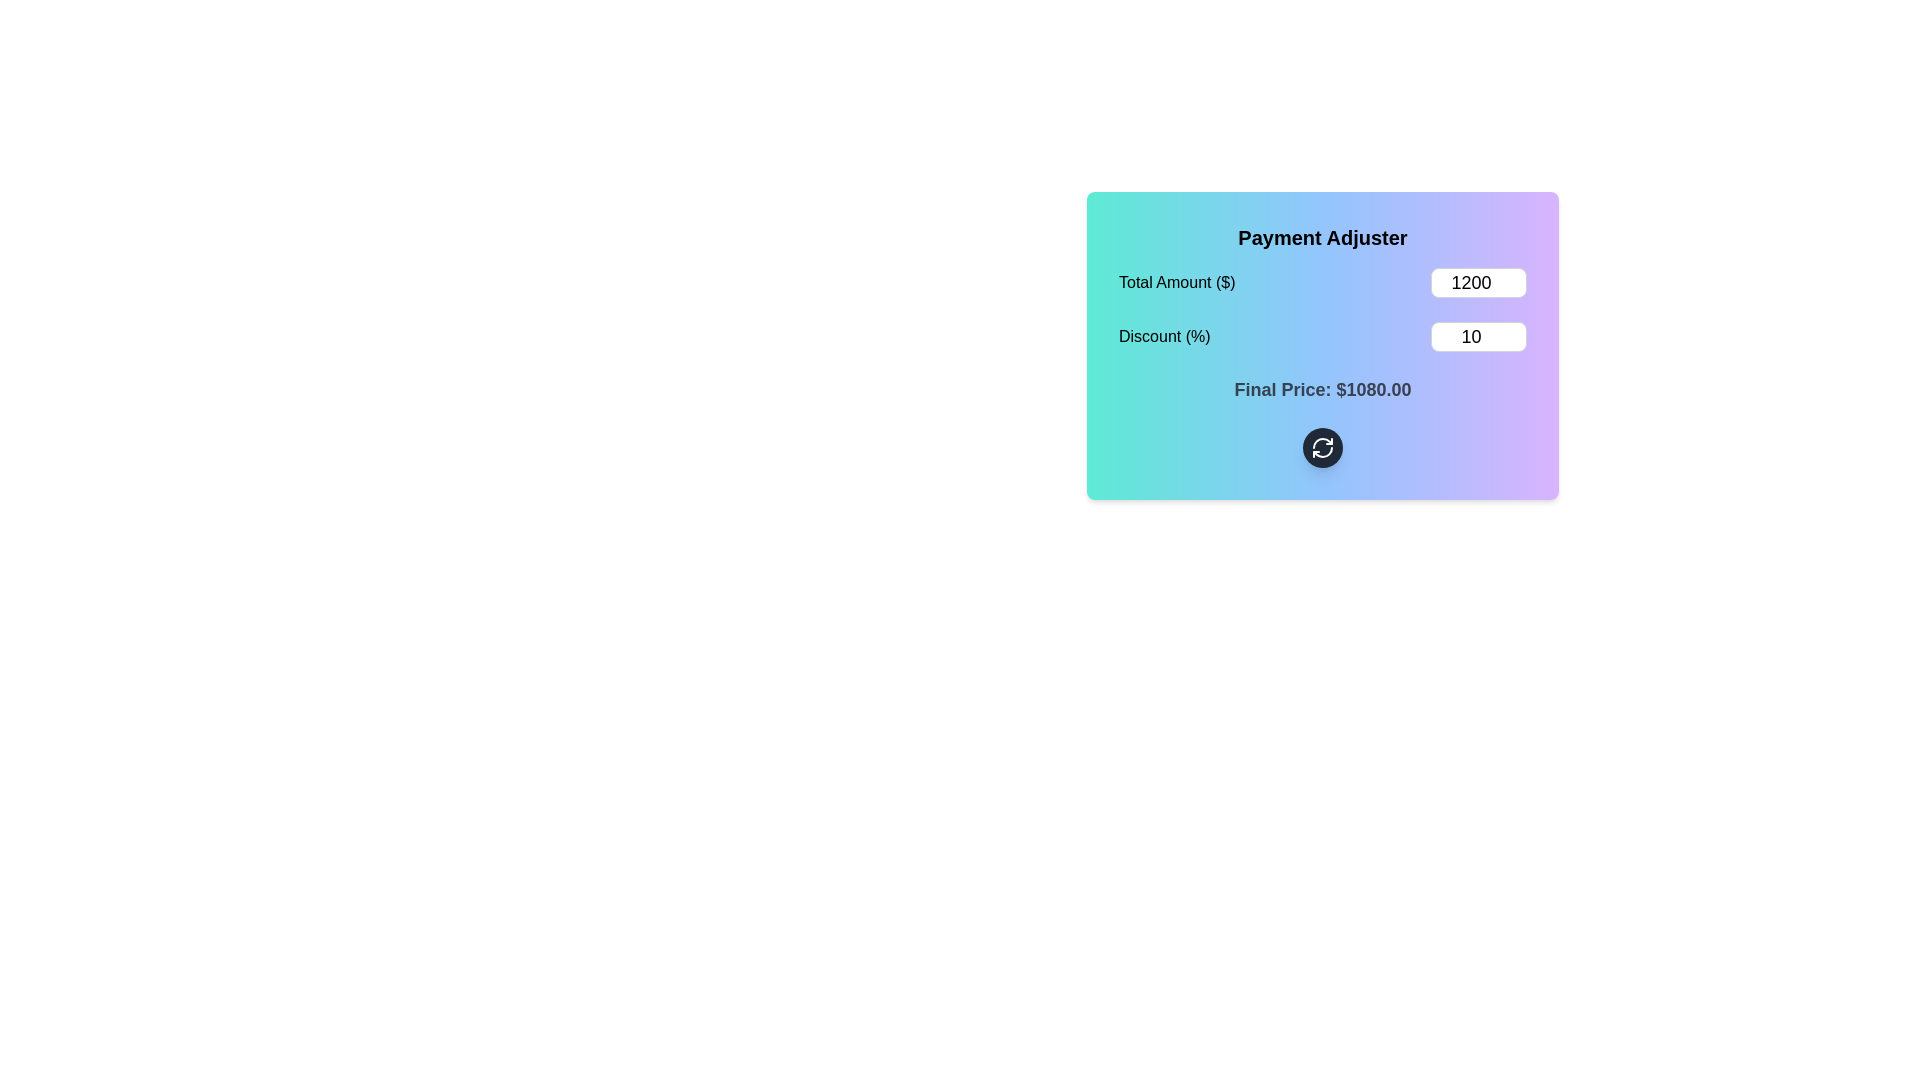 The image size is (1920, 1080). What do you see at coordinates (1323, 237) in the screenshot?
I see `the 'Payment Adjuster' text label, which is styled in bold and large font, located at the top-center of the gradient-shaded card interface` at bounding box center [1323, 237].